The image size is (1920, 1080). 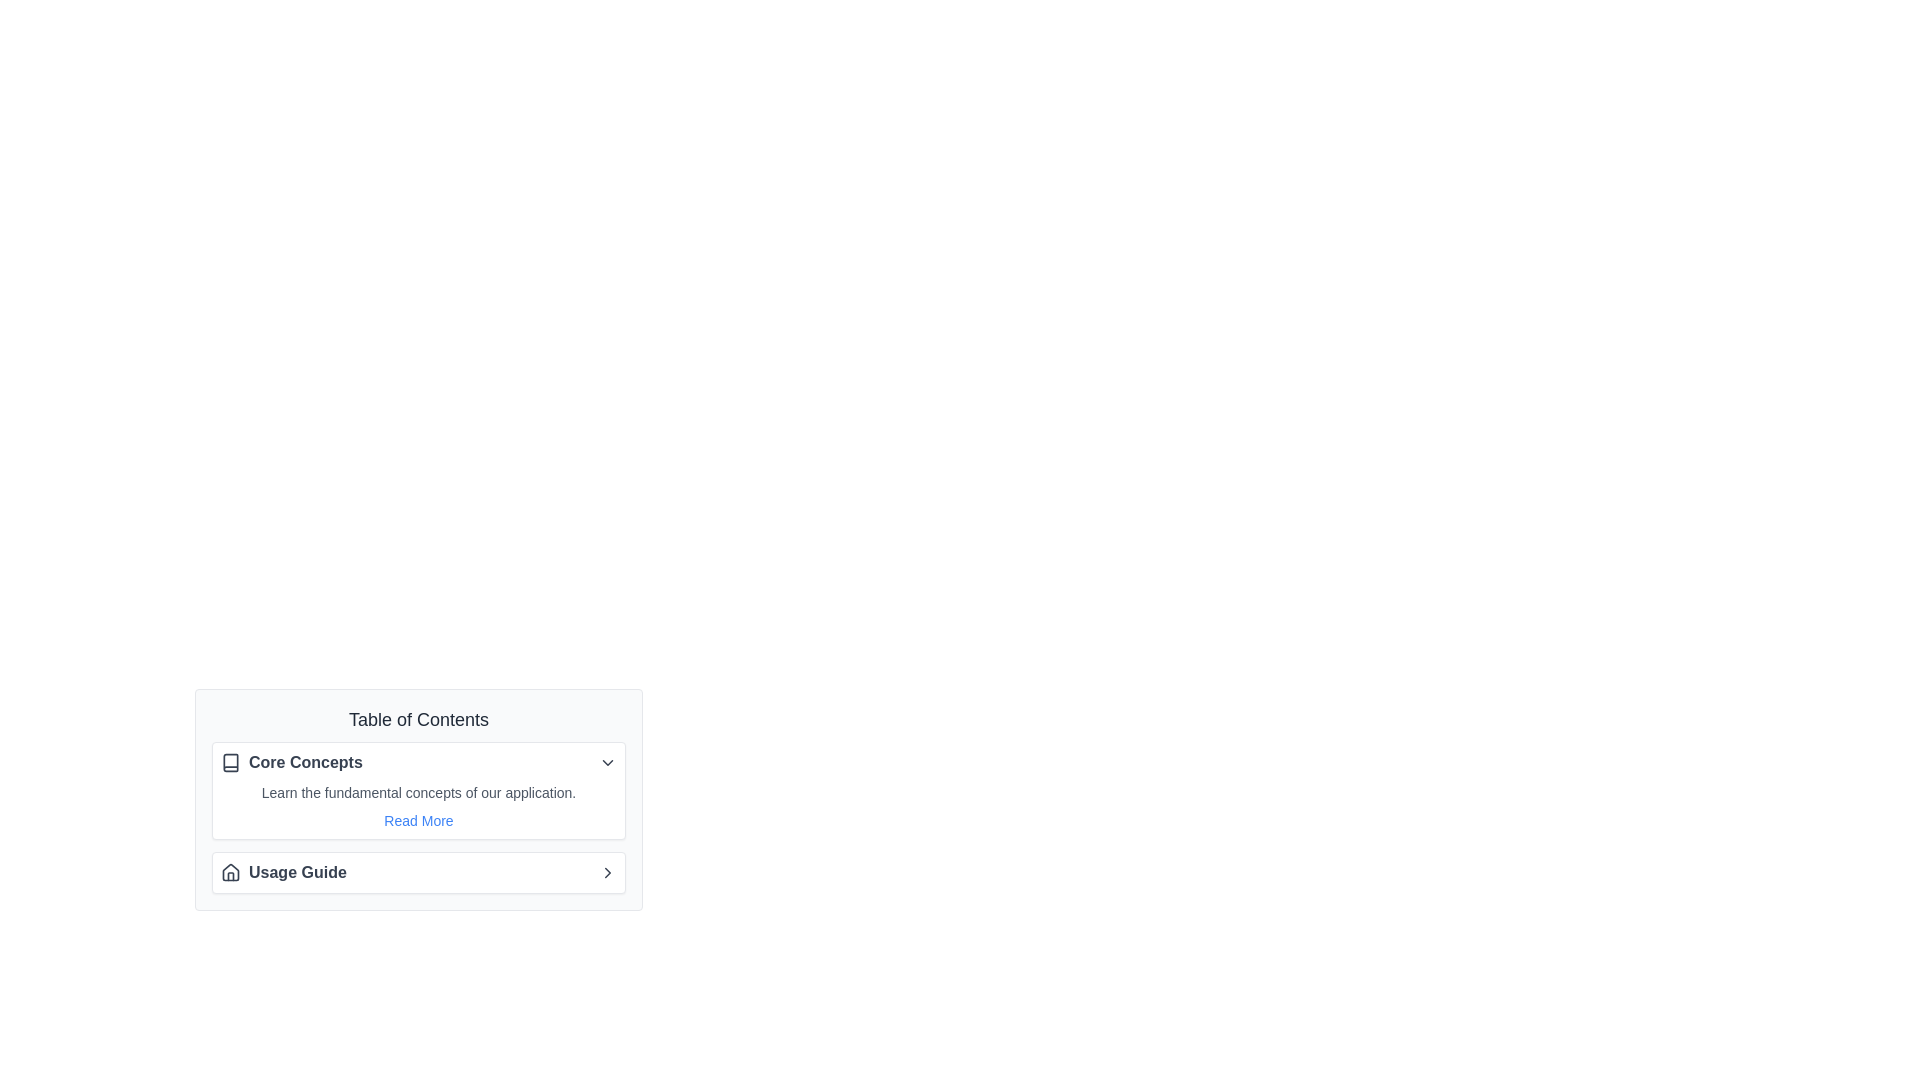 I want to click on the first interactive list item labeled 'Core Concepts' with an expand button, so click(x=417, y=763).